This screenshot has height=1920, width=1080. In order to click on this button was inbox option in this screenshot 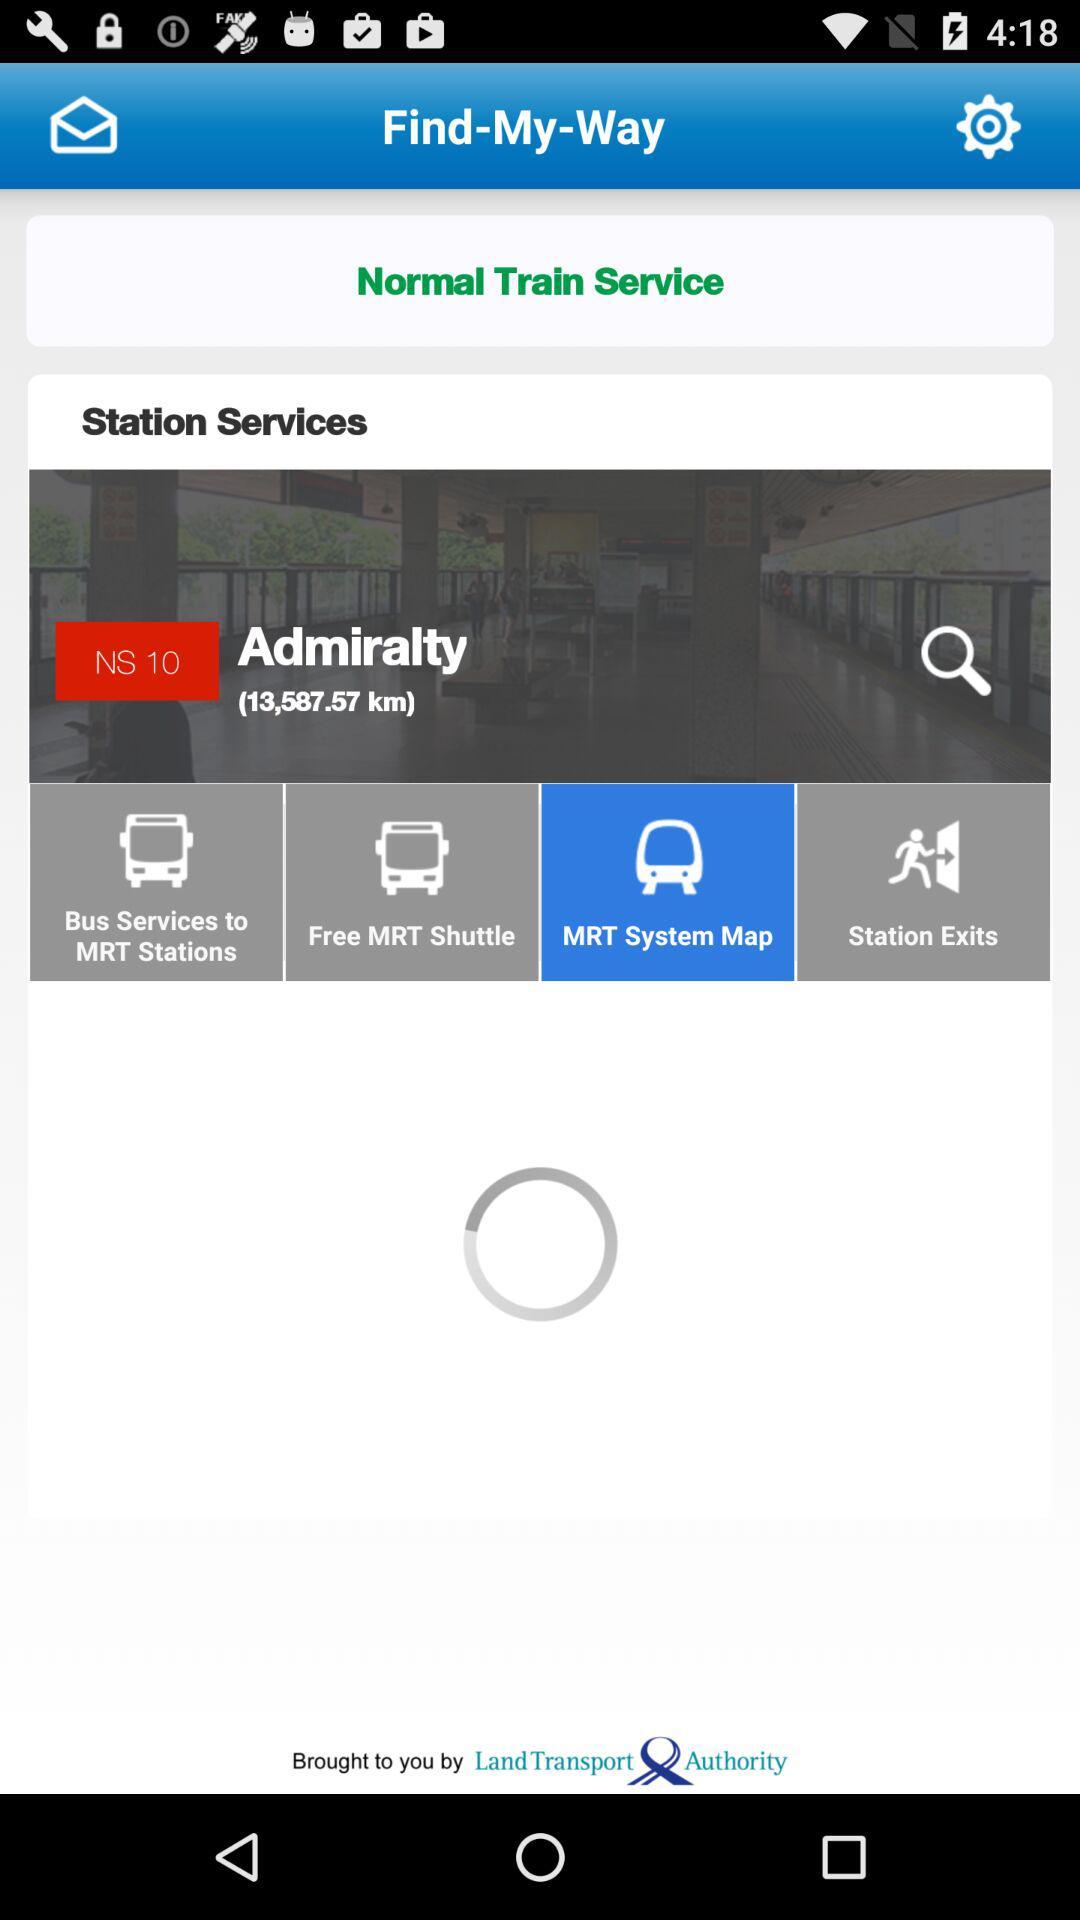, I will do `click(82, 124)`.